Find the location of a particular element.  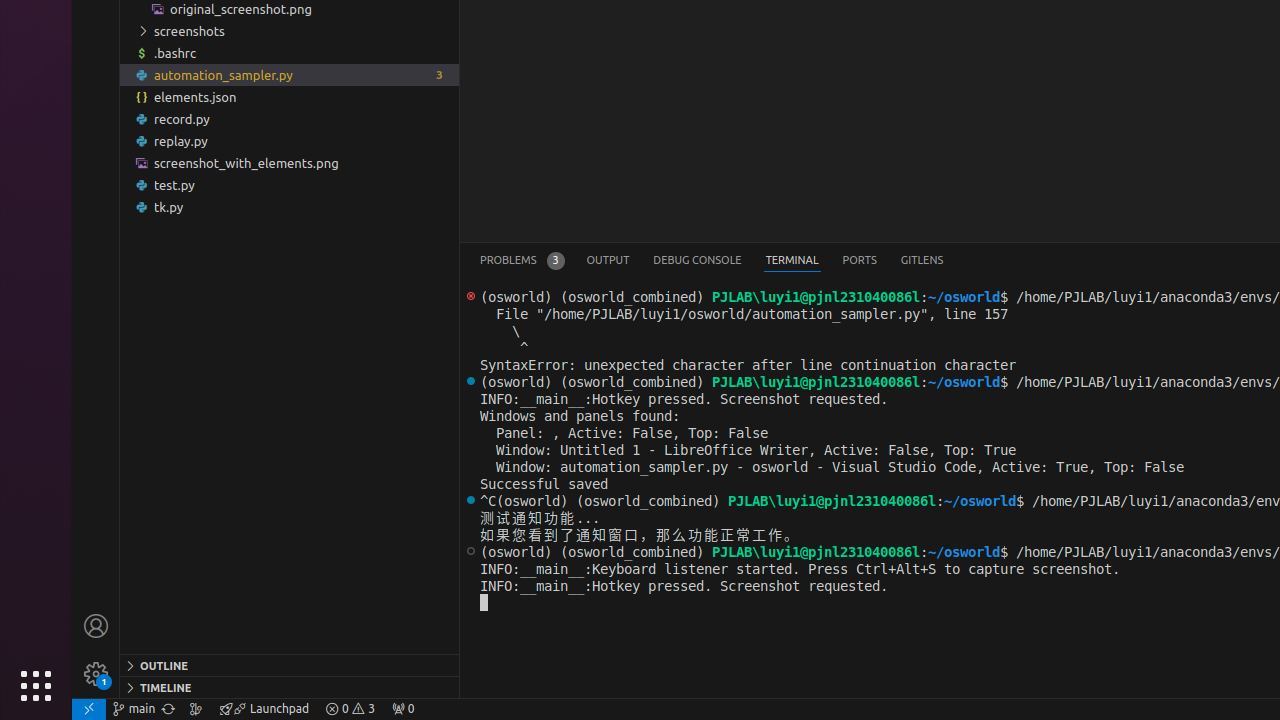

'.bashrc' is located at coordinates (288, 51).